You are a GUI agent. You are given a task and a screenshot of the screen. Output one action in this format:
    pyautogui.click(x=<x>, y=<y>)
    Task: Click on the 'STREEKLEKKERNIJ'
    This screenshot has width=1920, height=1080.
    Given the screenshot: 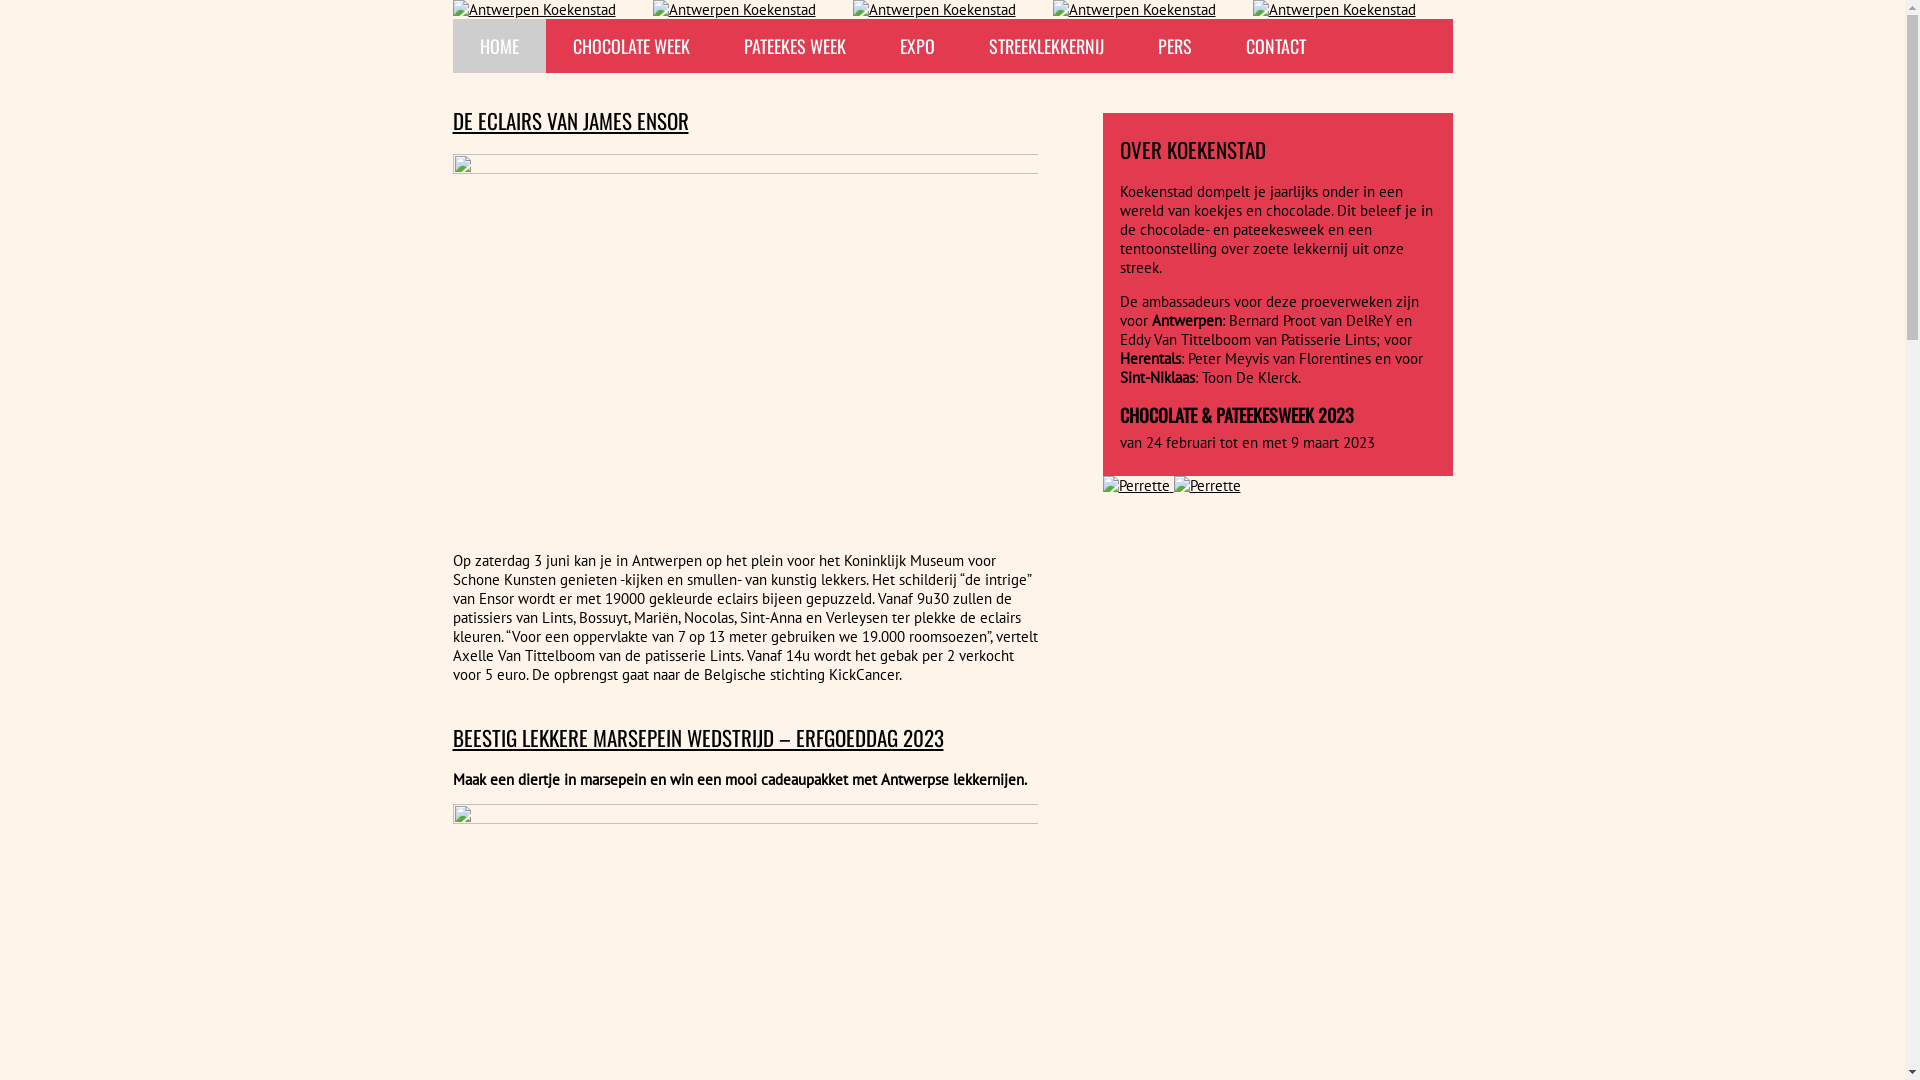 What is the action you would take?
    pyautogui.click(x=1045, y=45)
    